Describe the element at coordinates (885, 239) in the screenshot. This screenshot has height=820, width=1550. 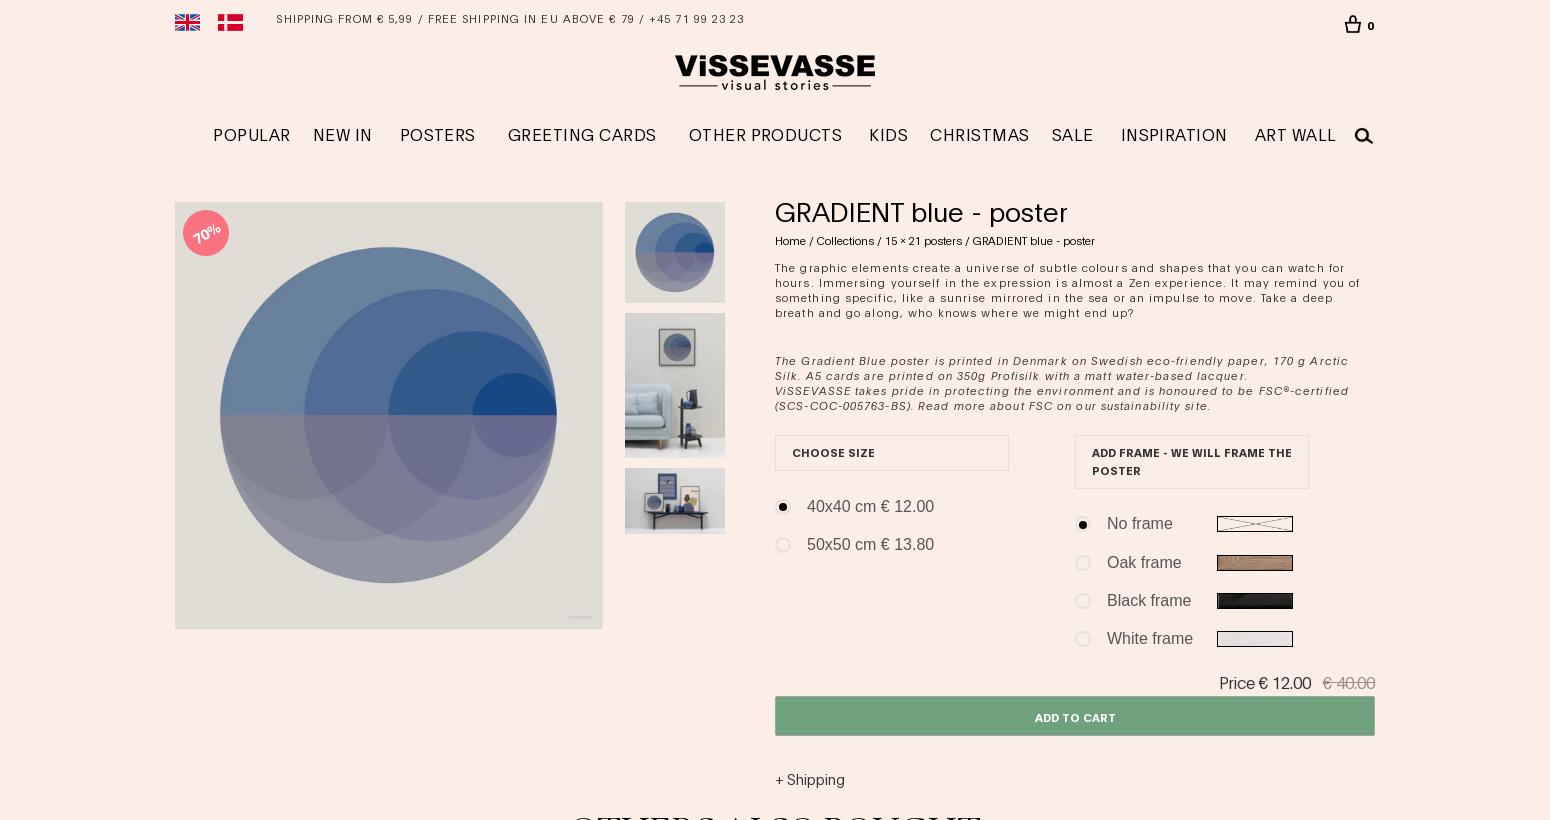
I see `'15 x 21 posters'` at that location.